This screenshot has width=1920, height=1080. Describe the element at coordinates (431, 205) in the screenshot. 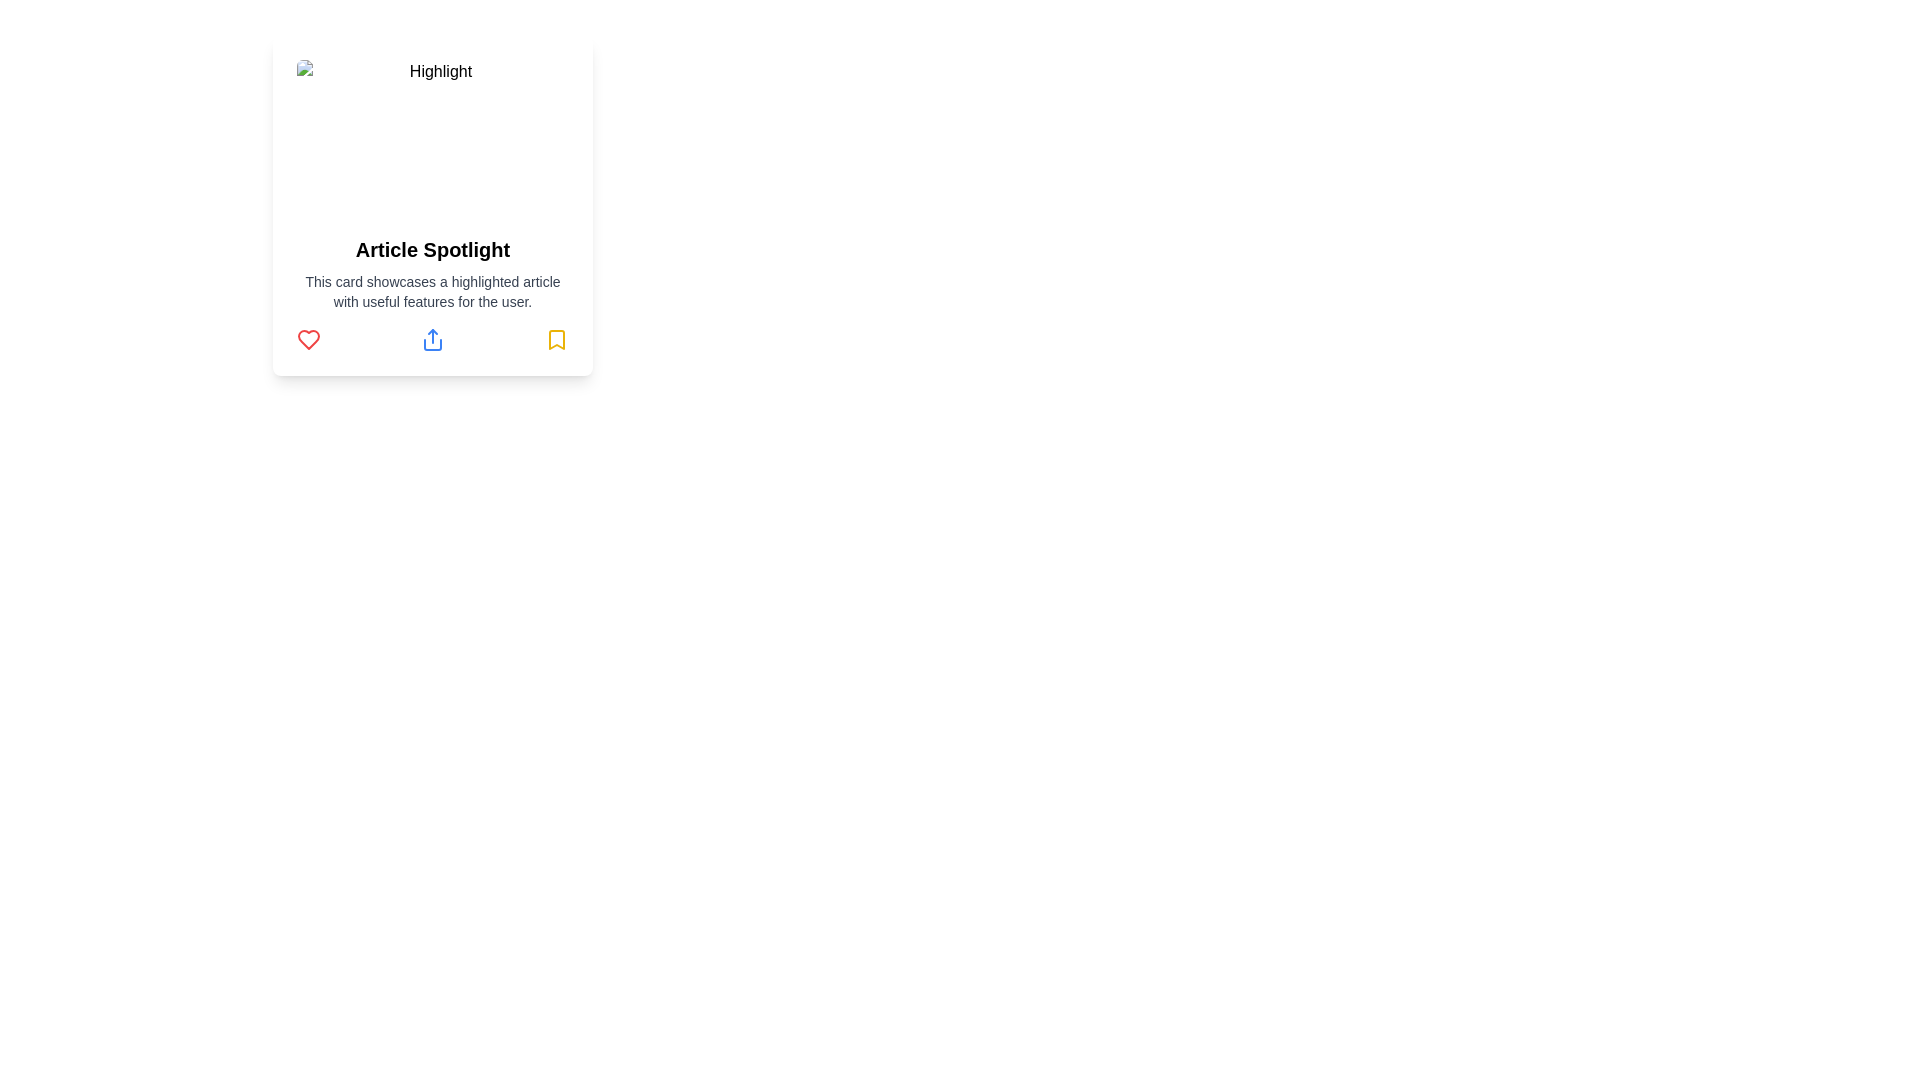

I see `the article spotlight card located in the upper-left corner of the main content area` at that location.